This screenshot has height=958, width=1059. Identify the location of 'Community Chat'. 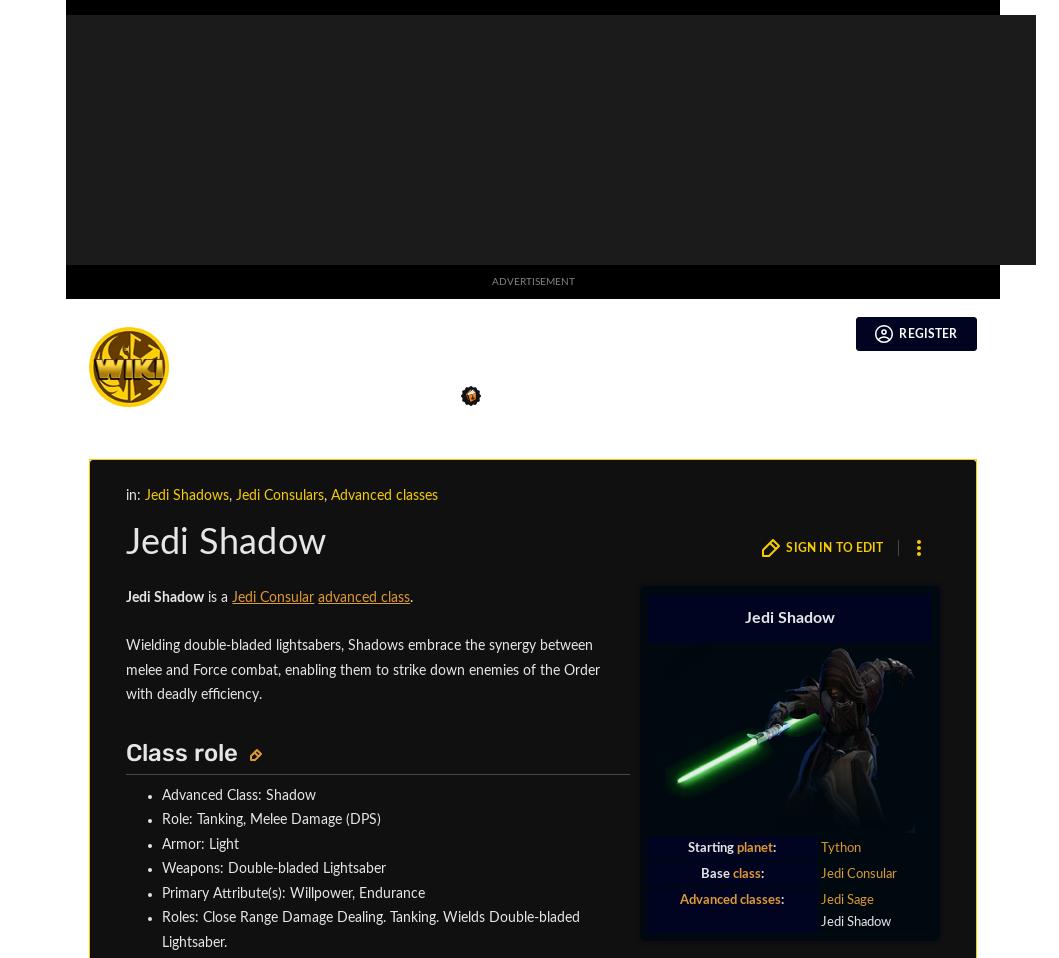
(148, 514).